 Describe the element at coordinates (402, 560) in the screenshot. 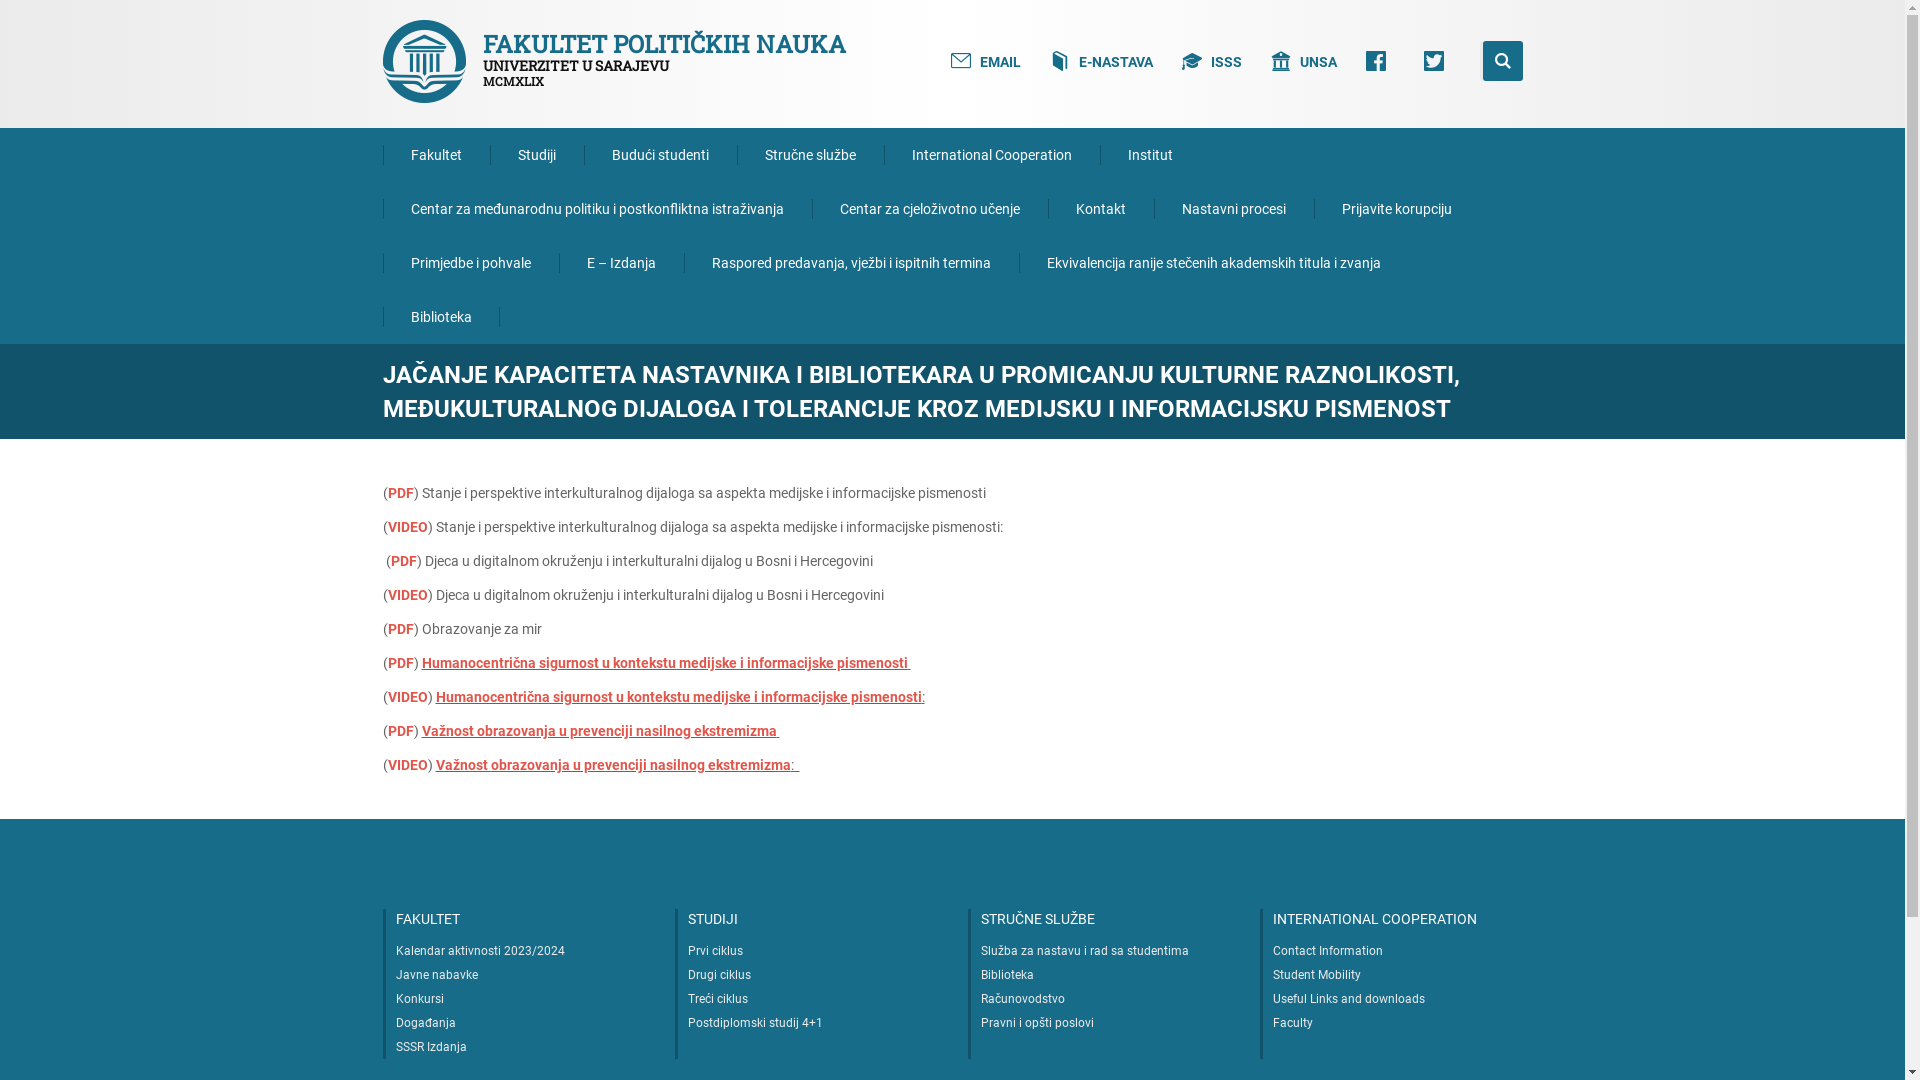

I see `'PDF'` at that location.